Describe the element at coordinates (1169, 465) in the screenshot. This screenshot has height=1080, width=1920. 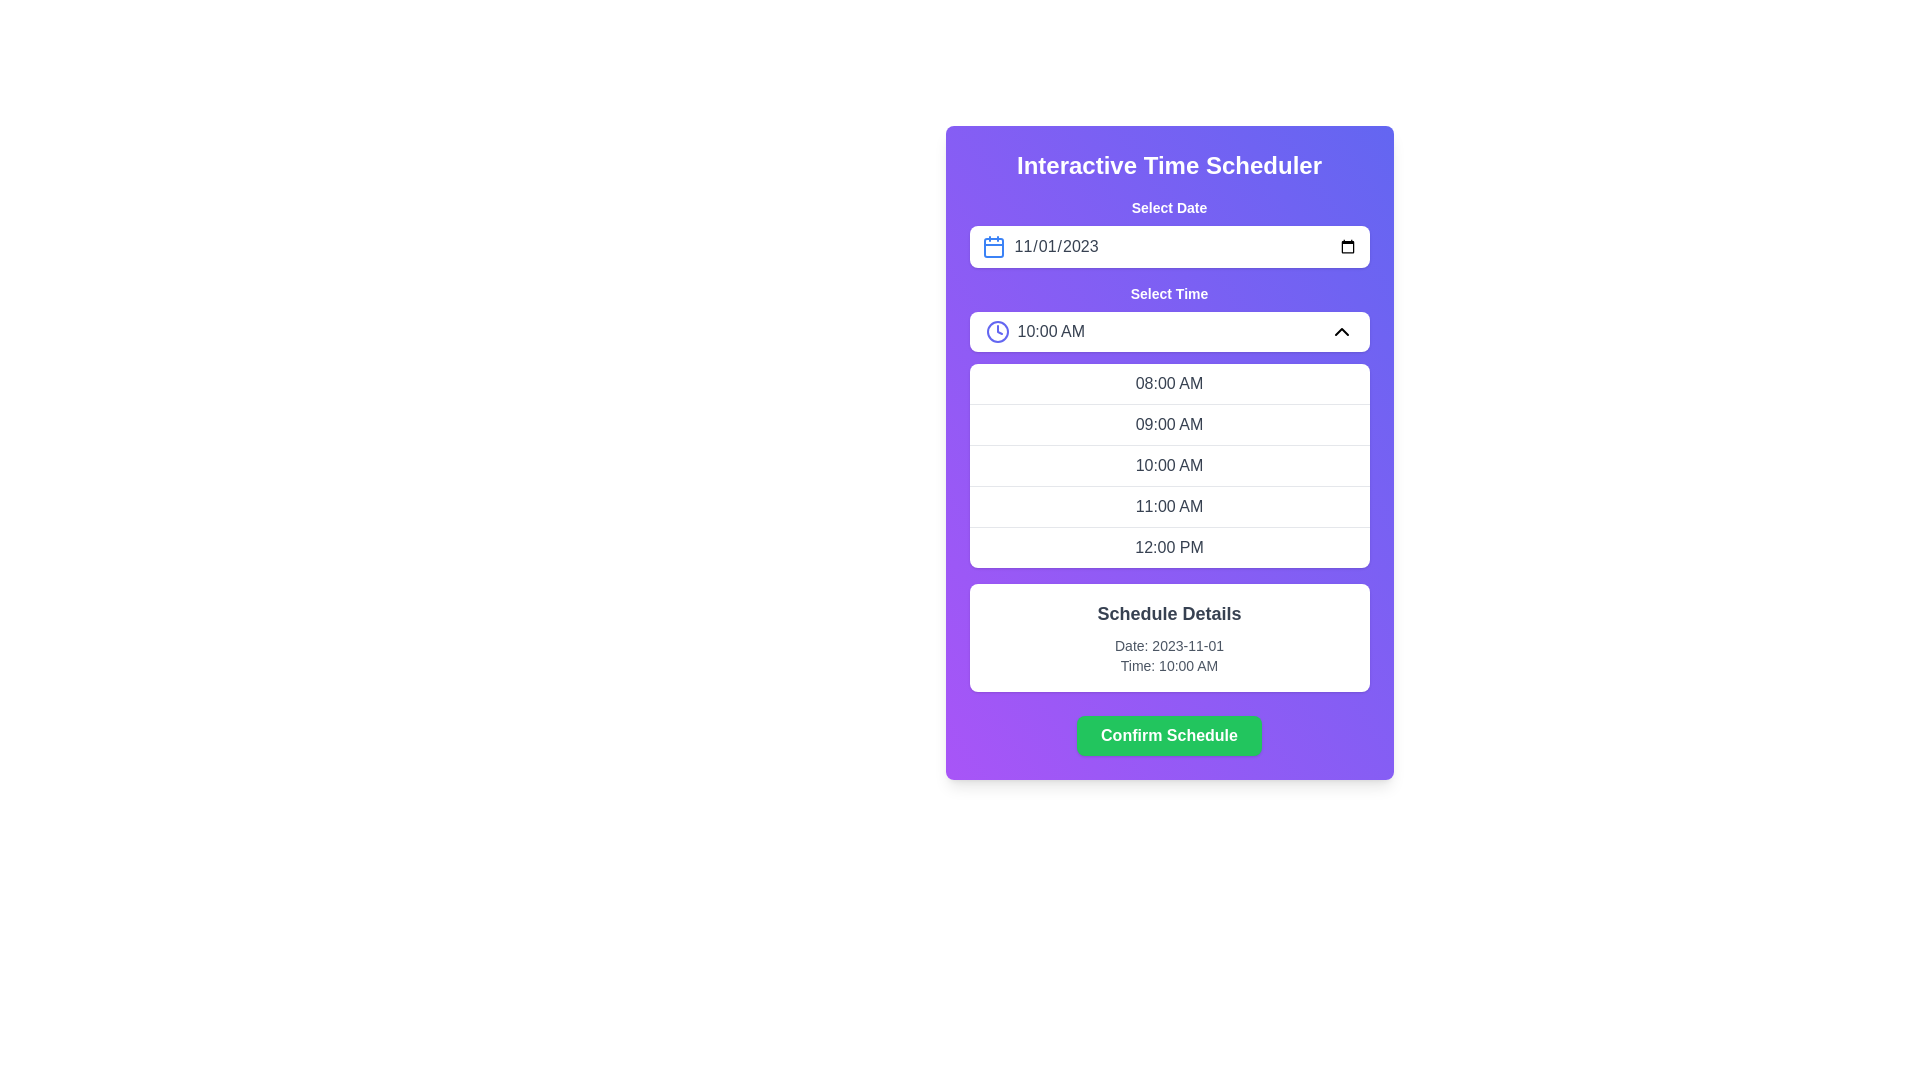
I see `the text item displaying '10:00 AM' in the vertically stacked list of time options` at that location.